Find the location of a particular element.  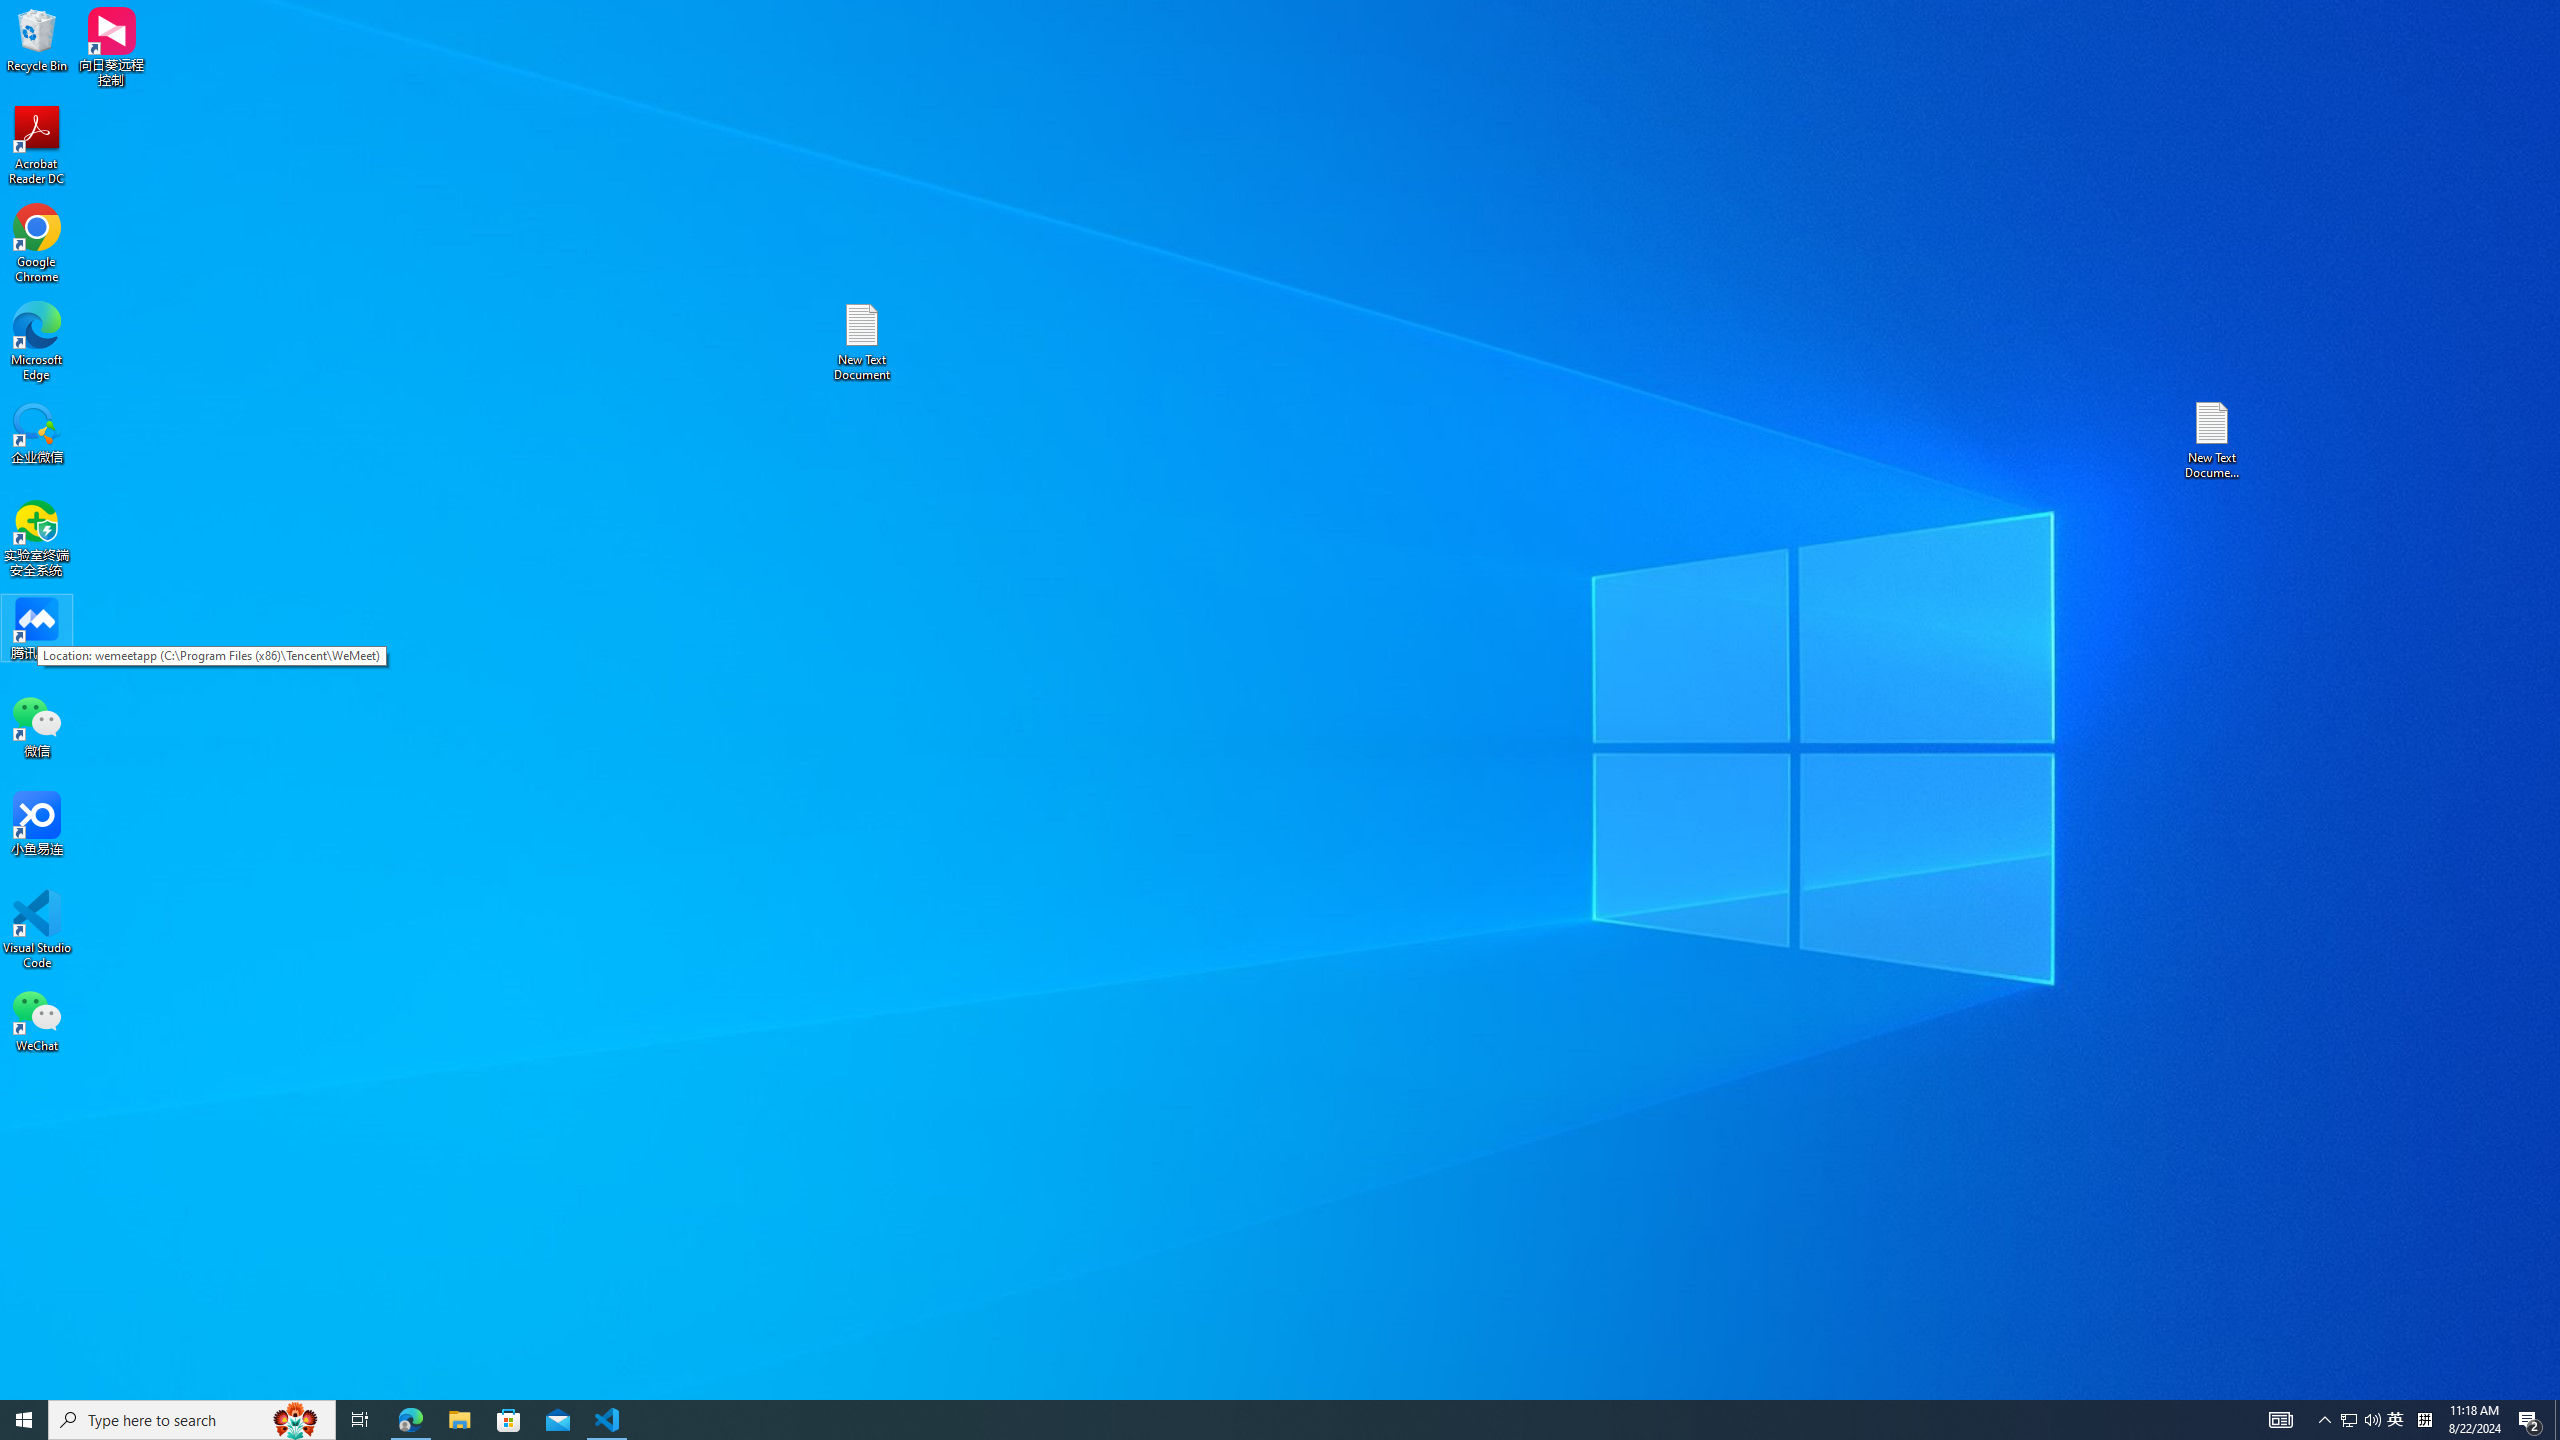

'New Text Document (2)' is located at coordinates (2213, 438).